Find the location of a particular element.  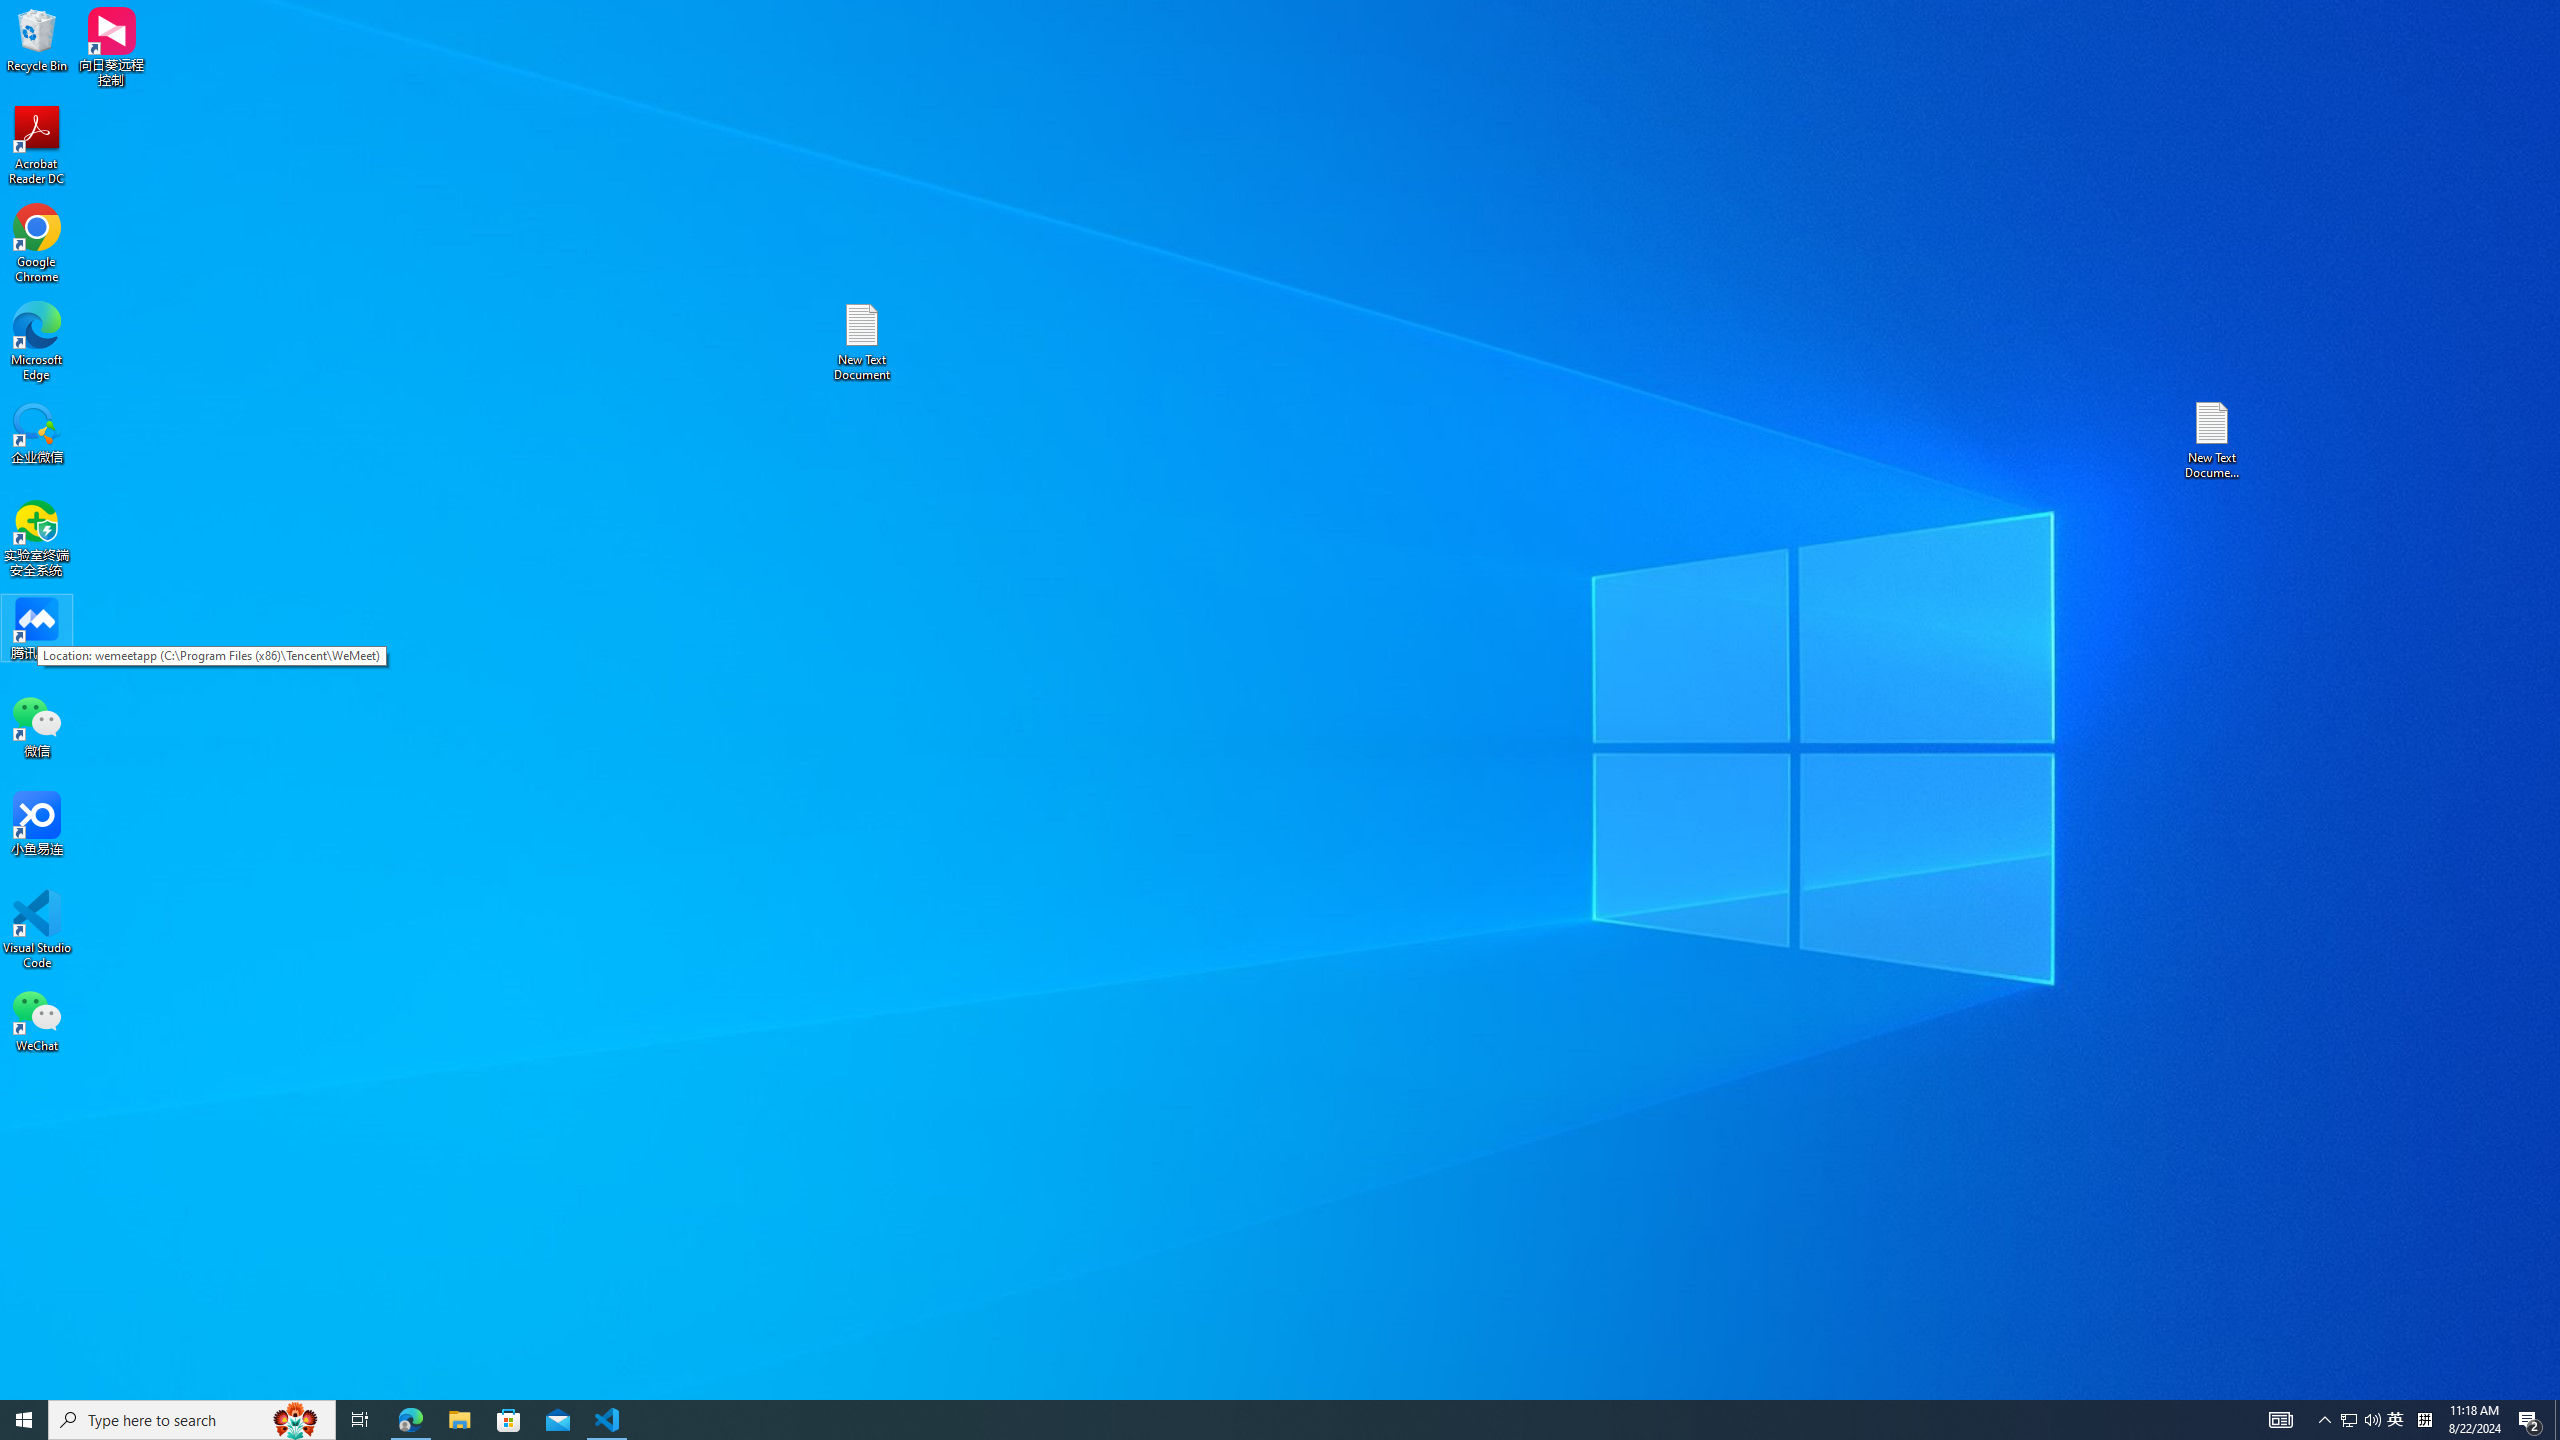

'New Text Document (2)' is located at coordinates (2213, 438).